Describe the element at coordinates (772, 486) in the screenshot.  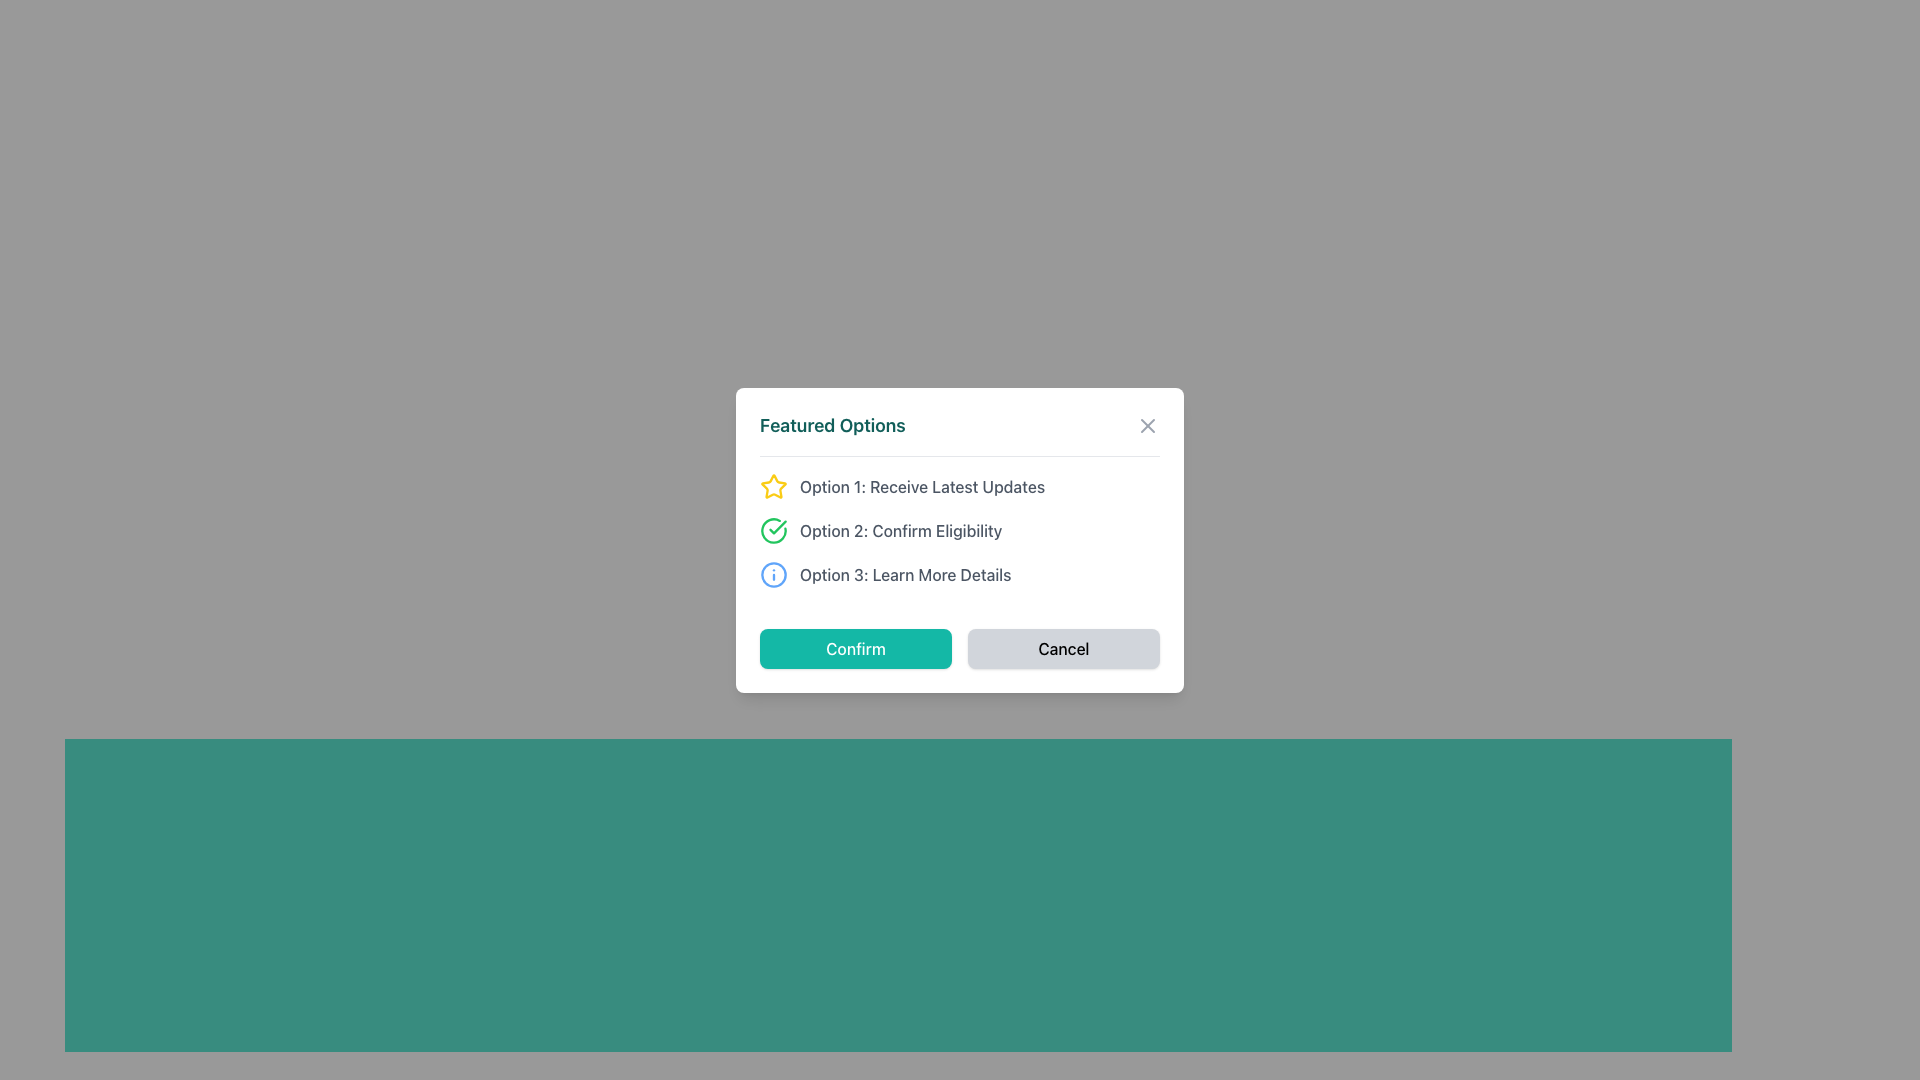
I see `the star decorative icon associated with 'Option 1: Receive Latest Updates' in the 'Featured Options' modal dialog box` at that location.